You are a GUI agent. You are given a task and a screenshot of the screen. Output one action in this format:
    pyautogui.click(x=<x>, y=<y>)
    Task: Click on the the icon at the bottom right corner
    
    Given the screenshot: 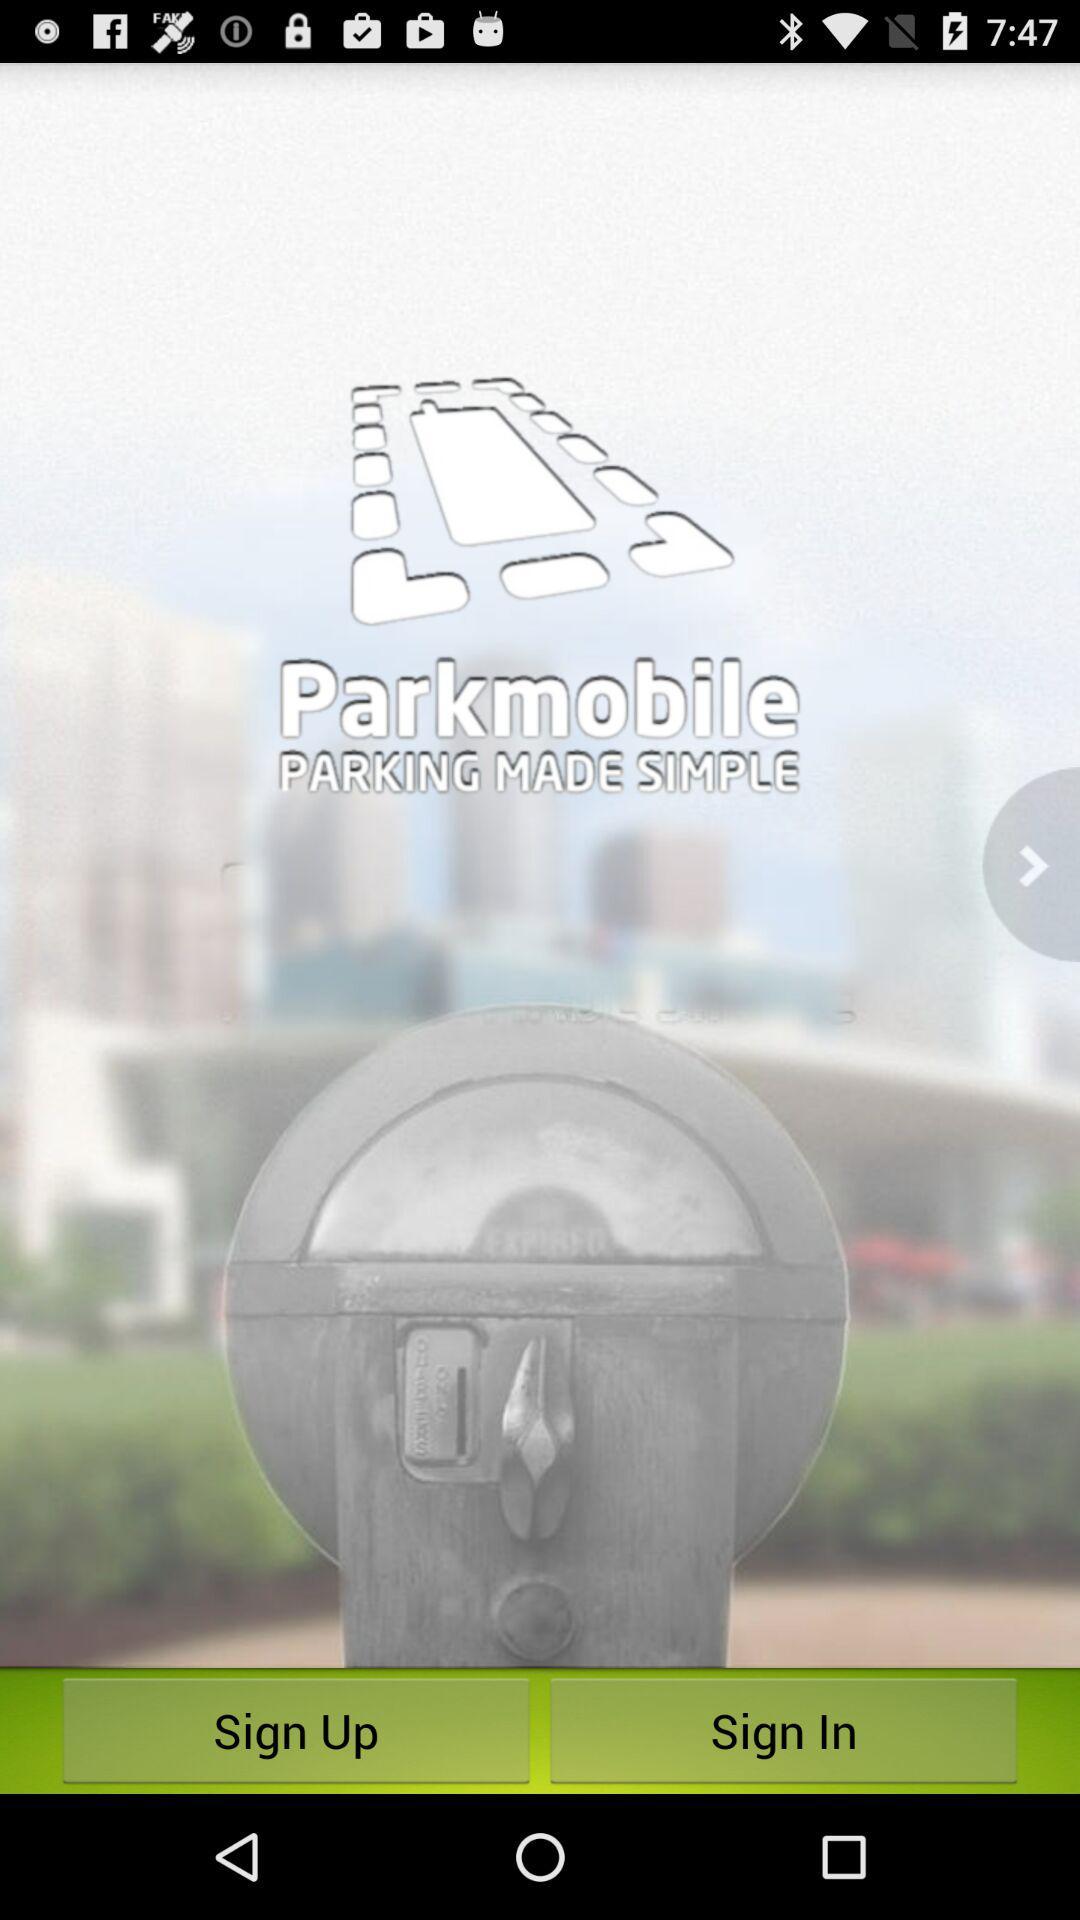 What is the action you would take?
    pyautogui.click(x=782, y=1730)
    